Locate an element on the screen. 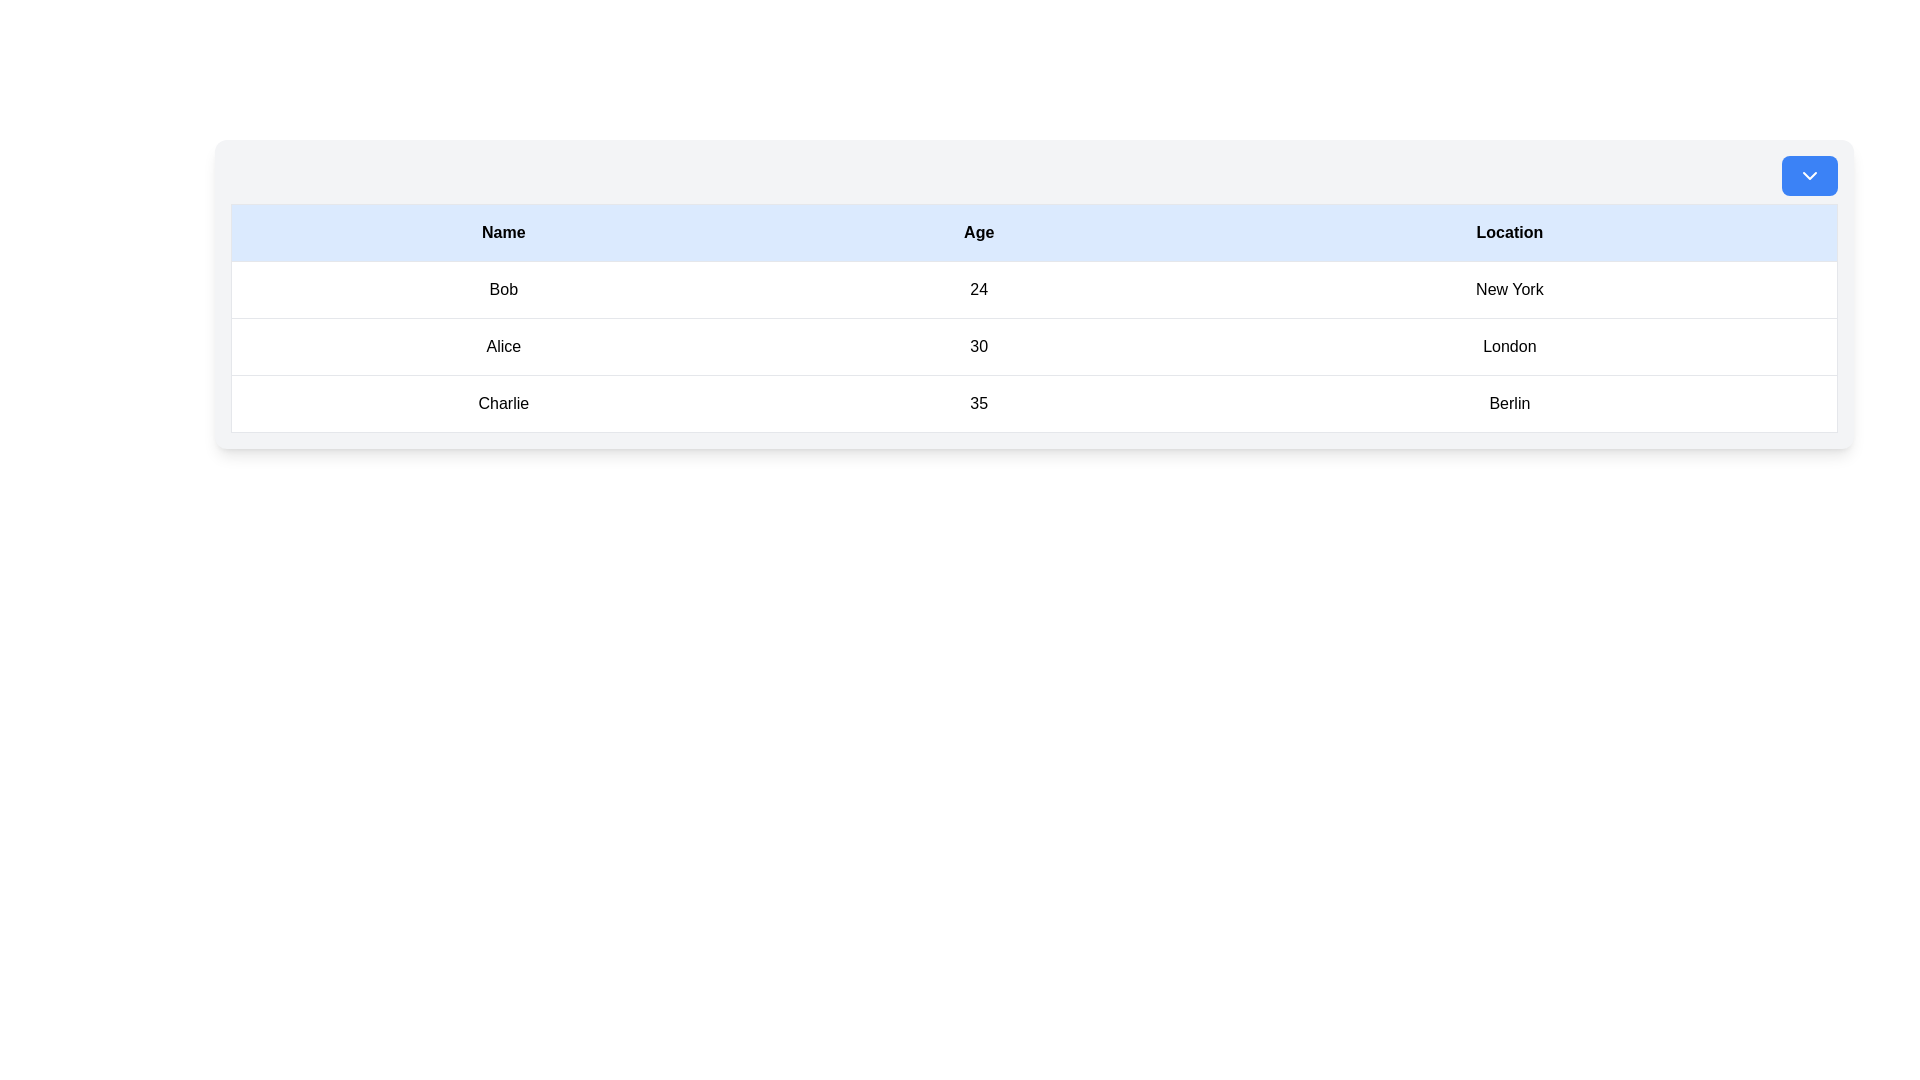  the text label displaying 'Berlin' located in the third cell of the last row under the 'Location' column in the table is located at coordinates (1510, 404).